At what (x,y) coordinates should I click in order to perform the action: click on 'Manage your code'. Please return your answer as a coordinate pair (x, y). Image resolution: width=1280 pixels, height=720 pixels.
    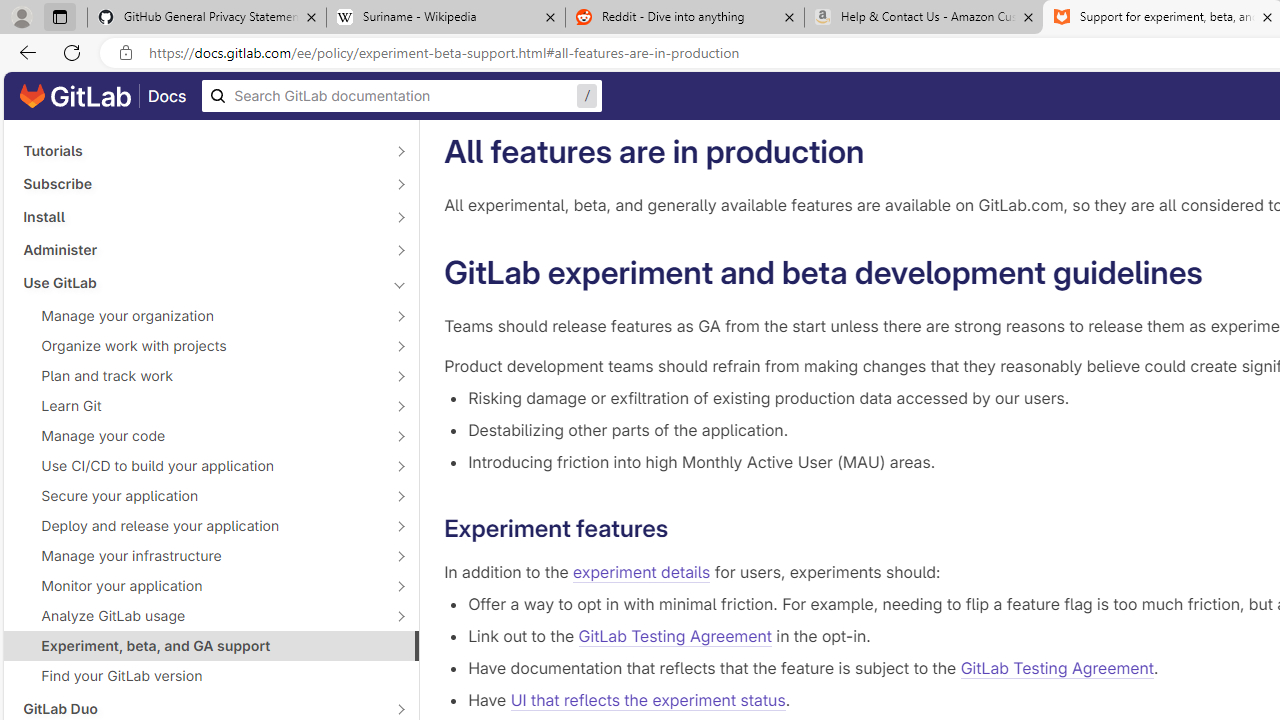
    Looking at the image, I should click on (200, 434).